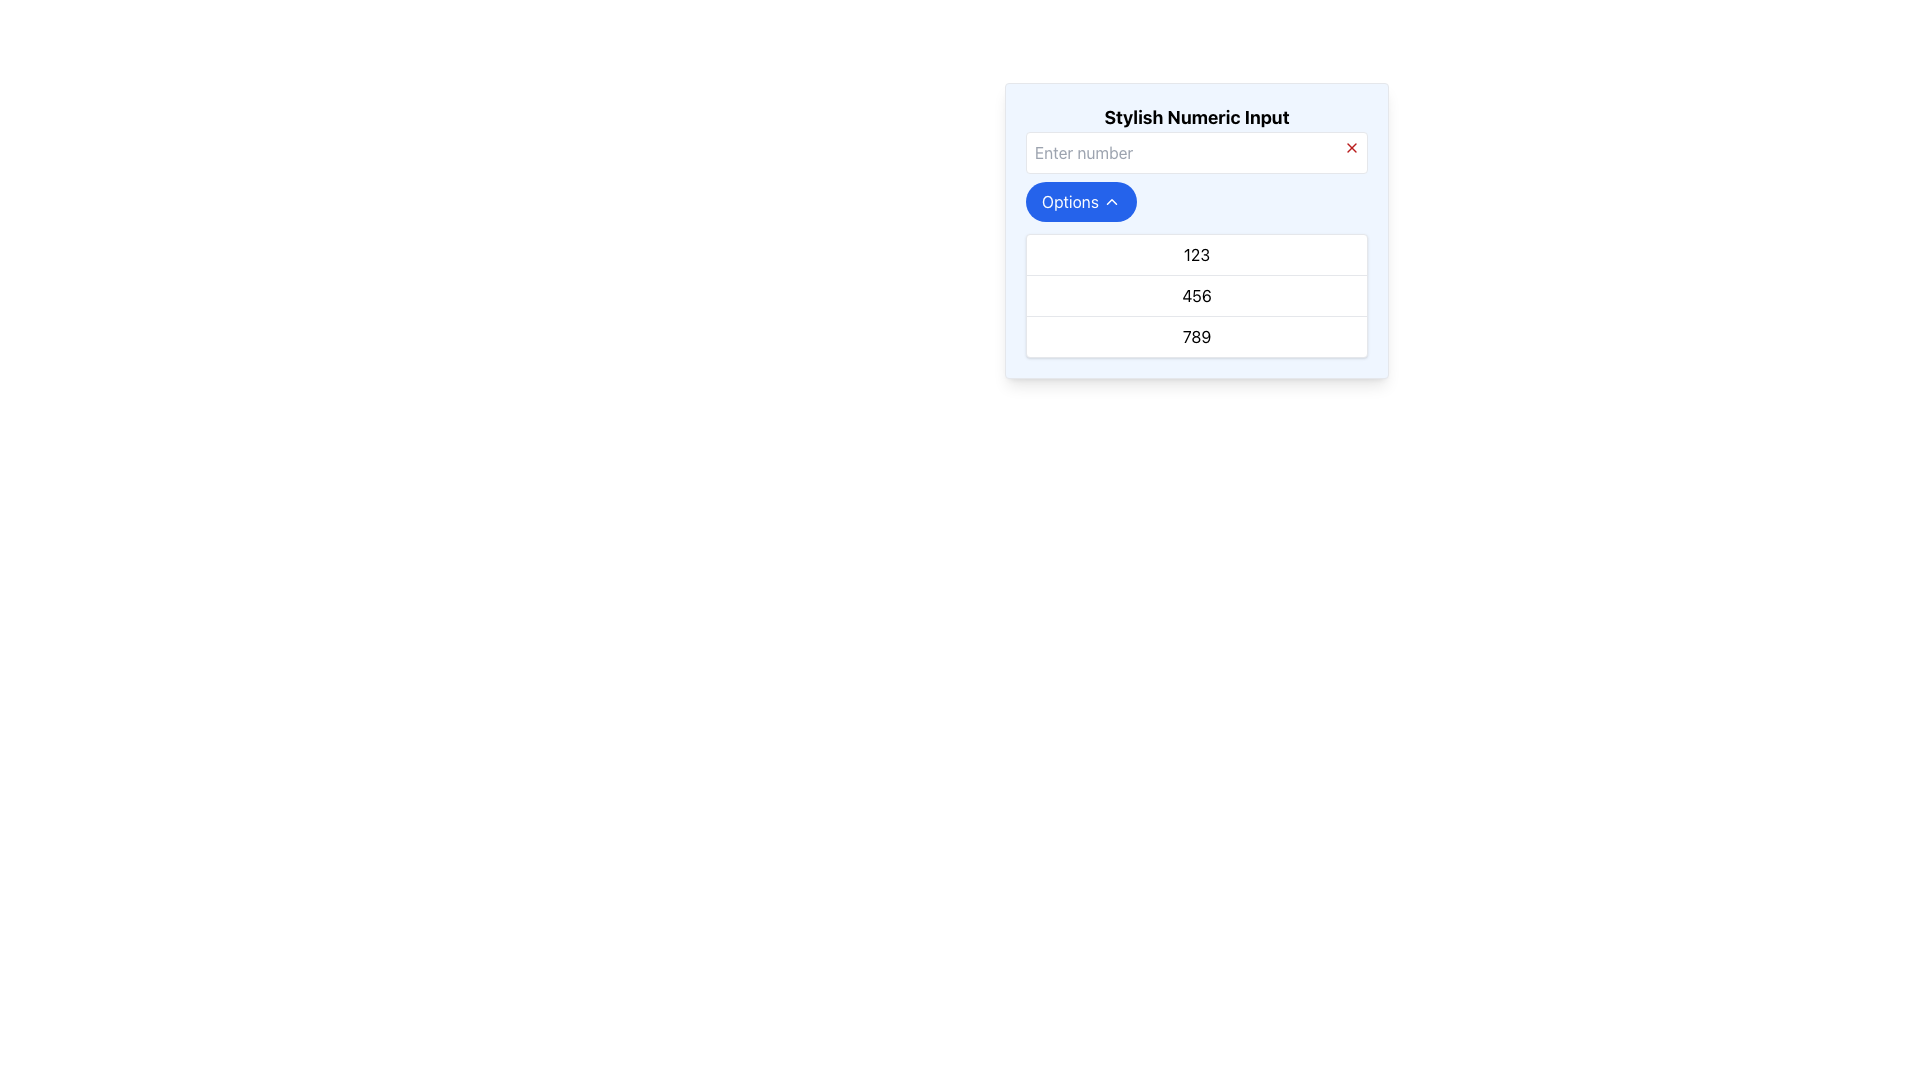 The width and height of the screenshot is (1920, 1080). Describe the element at coordinates (1080, 201) in the screenshot. I see `the blue button labeled 'Options'` at that location.